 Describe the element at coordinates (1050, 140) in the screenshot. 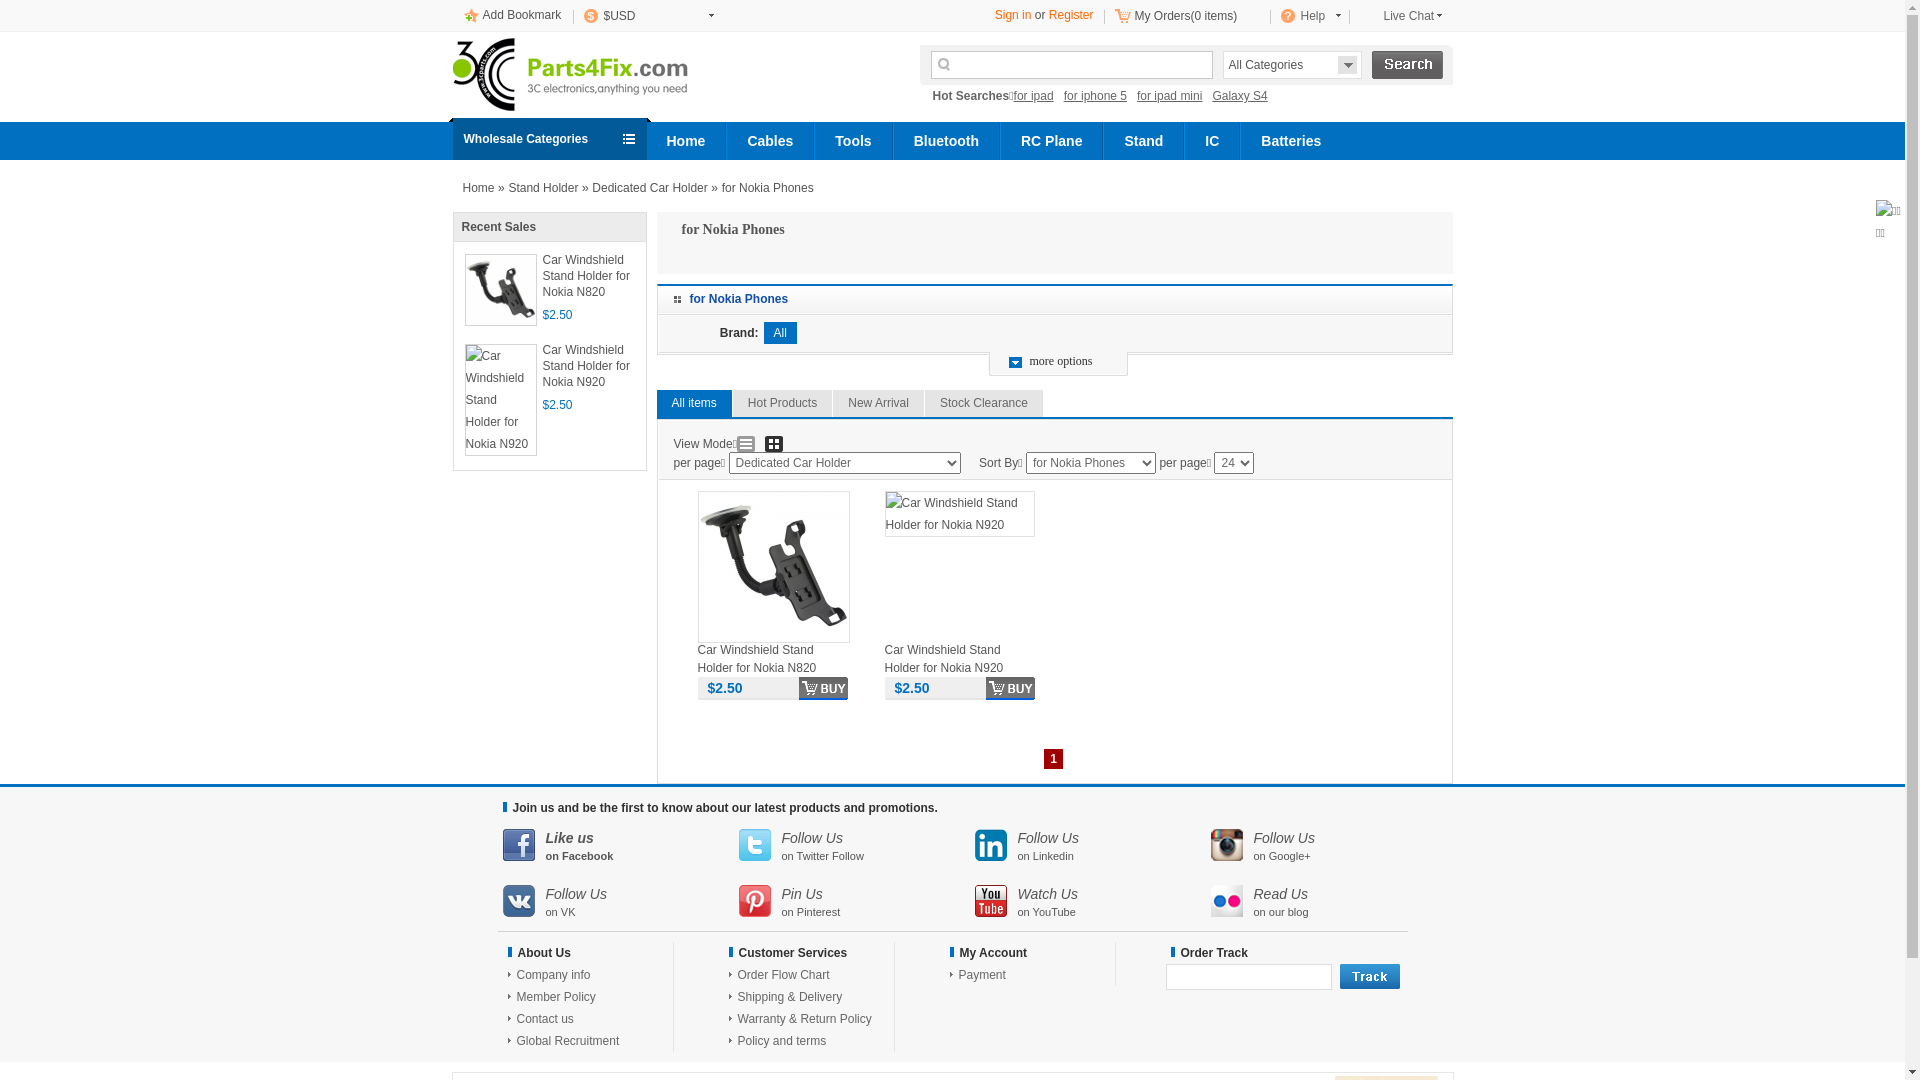

I see `'RC Plane'` at that location.